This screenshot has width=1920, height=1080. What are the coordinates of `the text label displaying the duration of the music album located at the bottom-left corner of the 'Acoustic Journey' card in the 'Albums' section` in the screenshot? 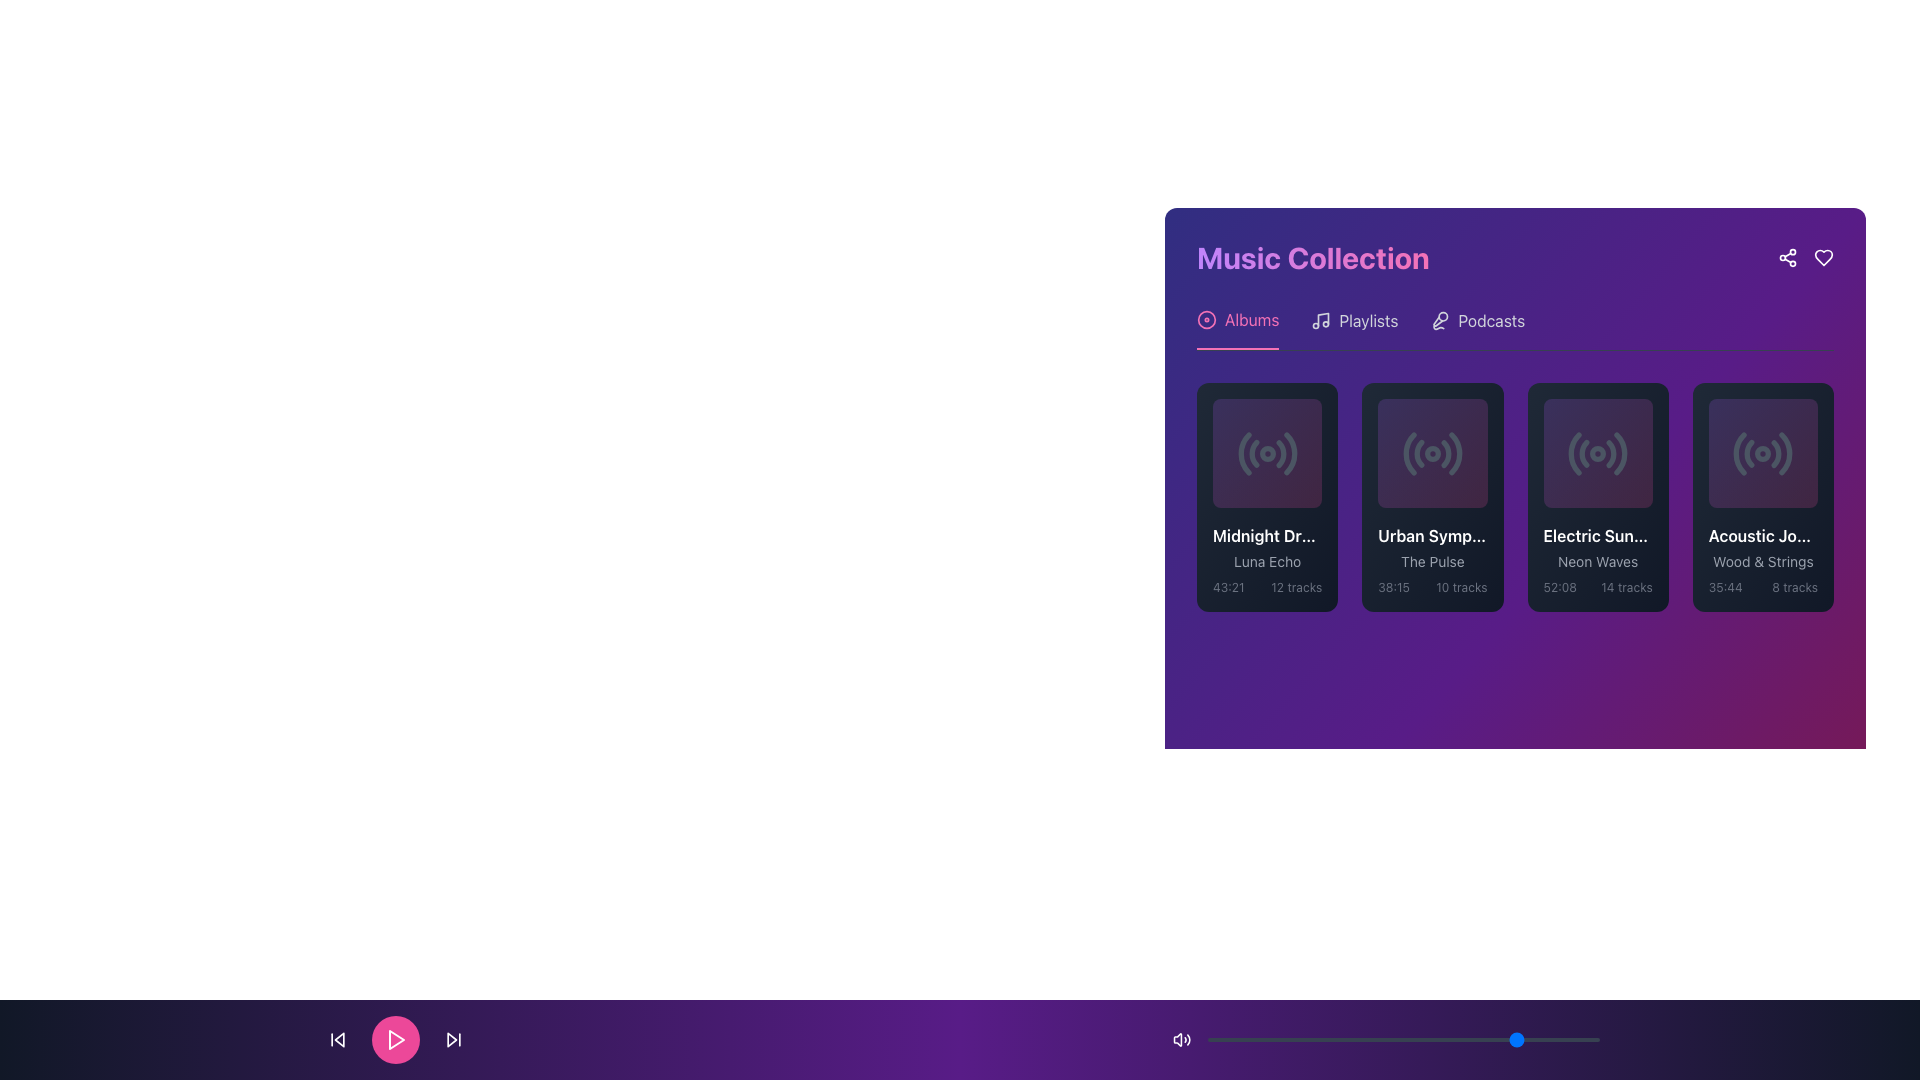 It's located at (1724, 587).